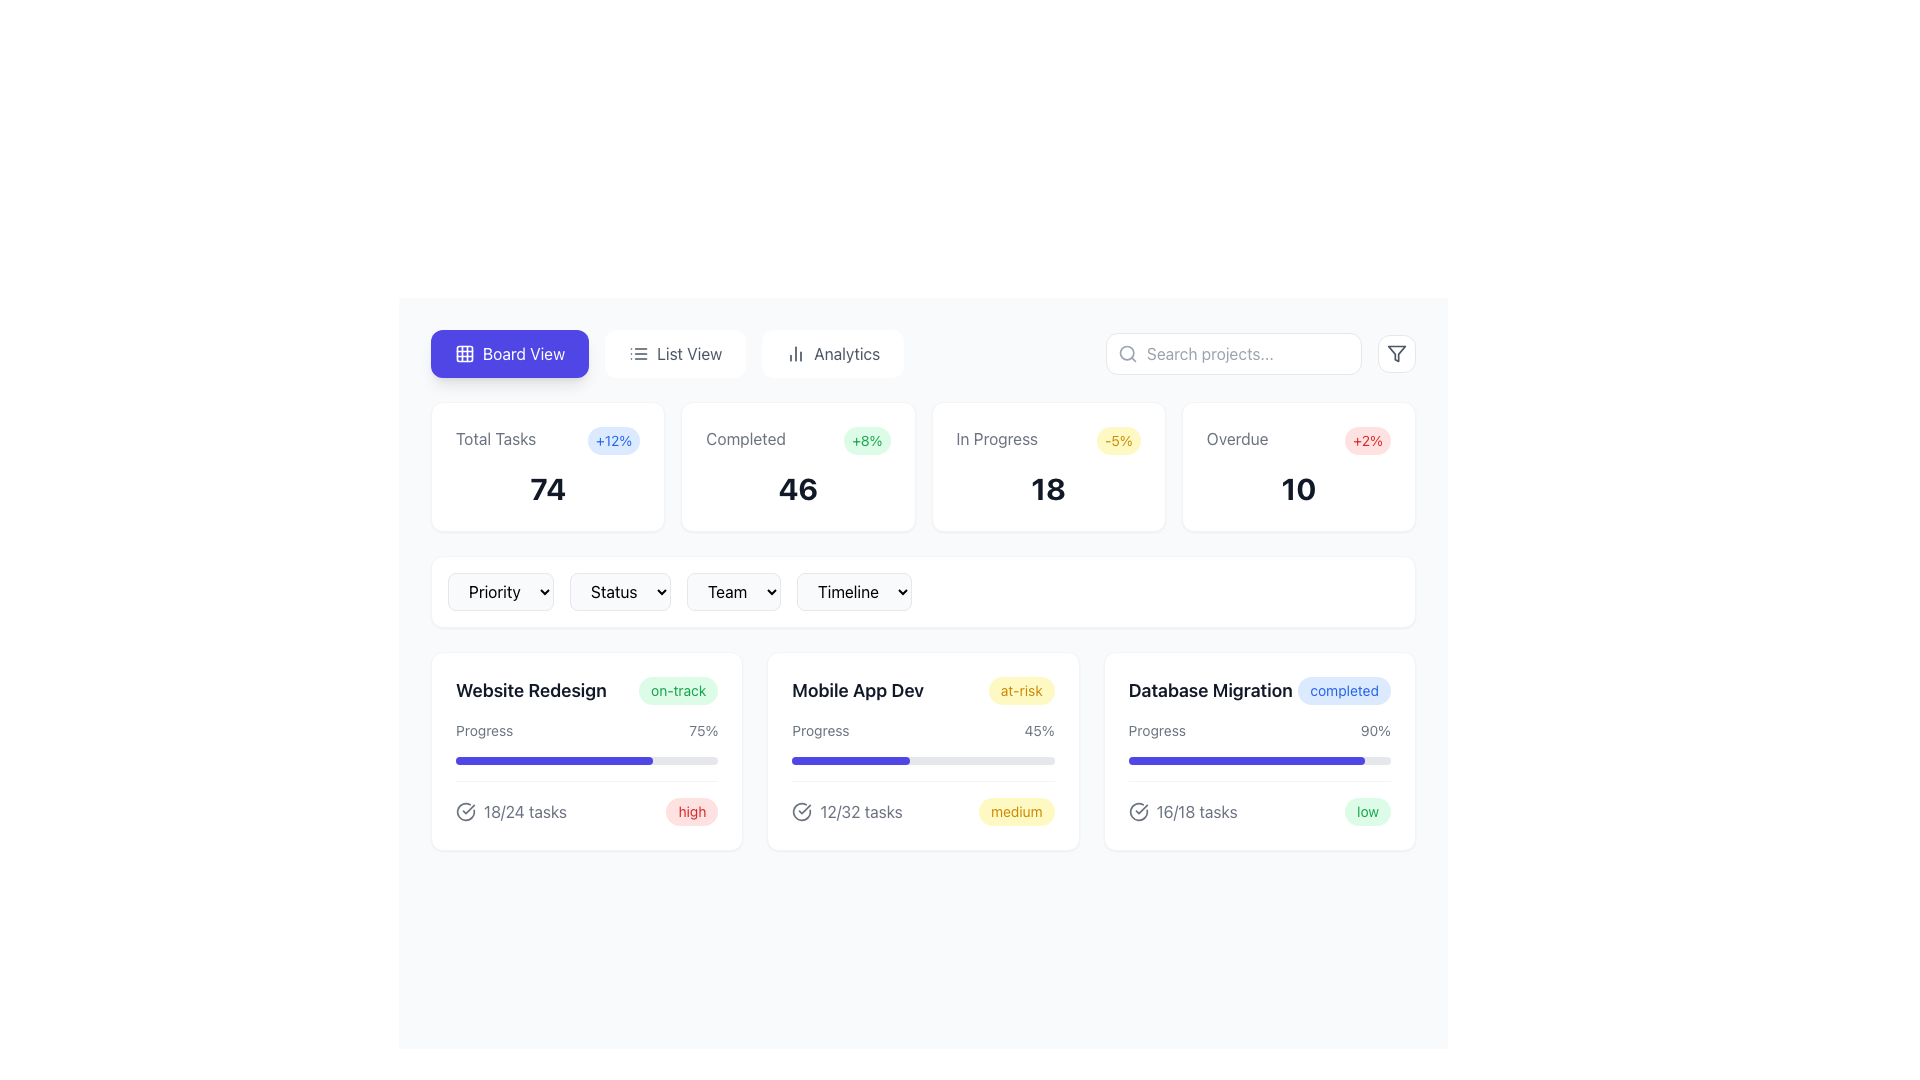 The width and height of the screenshot is (1920, 1080). I want to click on the text displaying task completion information in the lower right card labeled 'Database Migration' to possibly reveal additional details or tooltips, so click(1197, 812).